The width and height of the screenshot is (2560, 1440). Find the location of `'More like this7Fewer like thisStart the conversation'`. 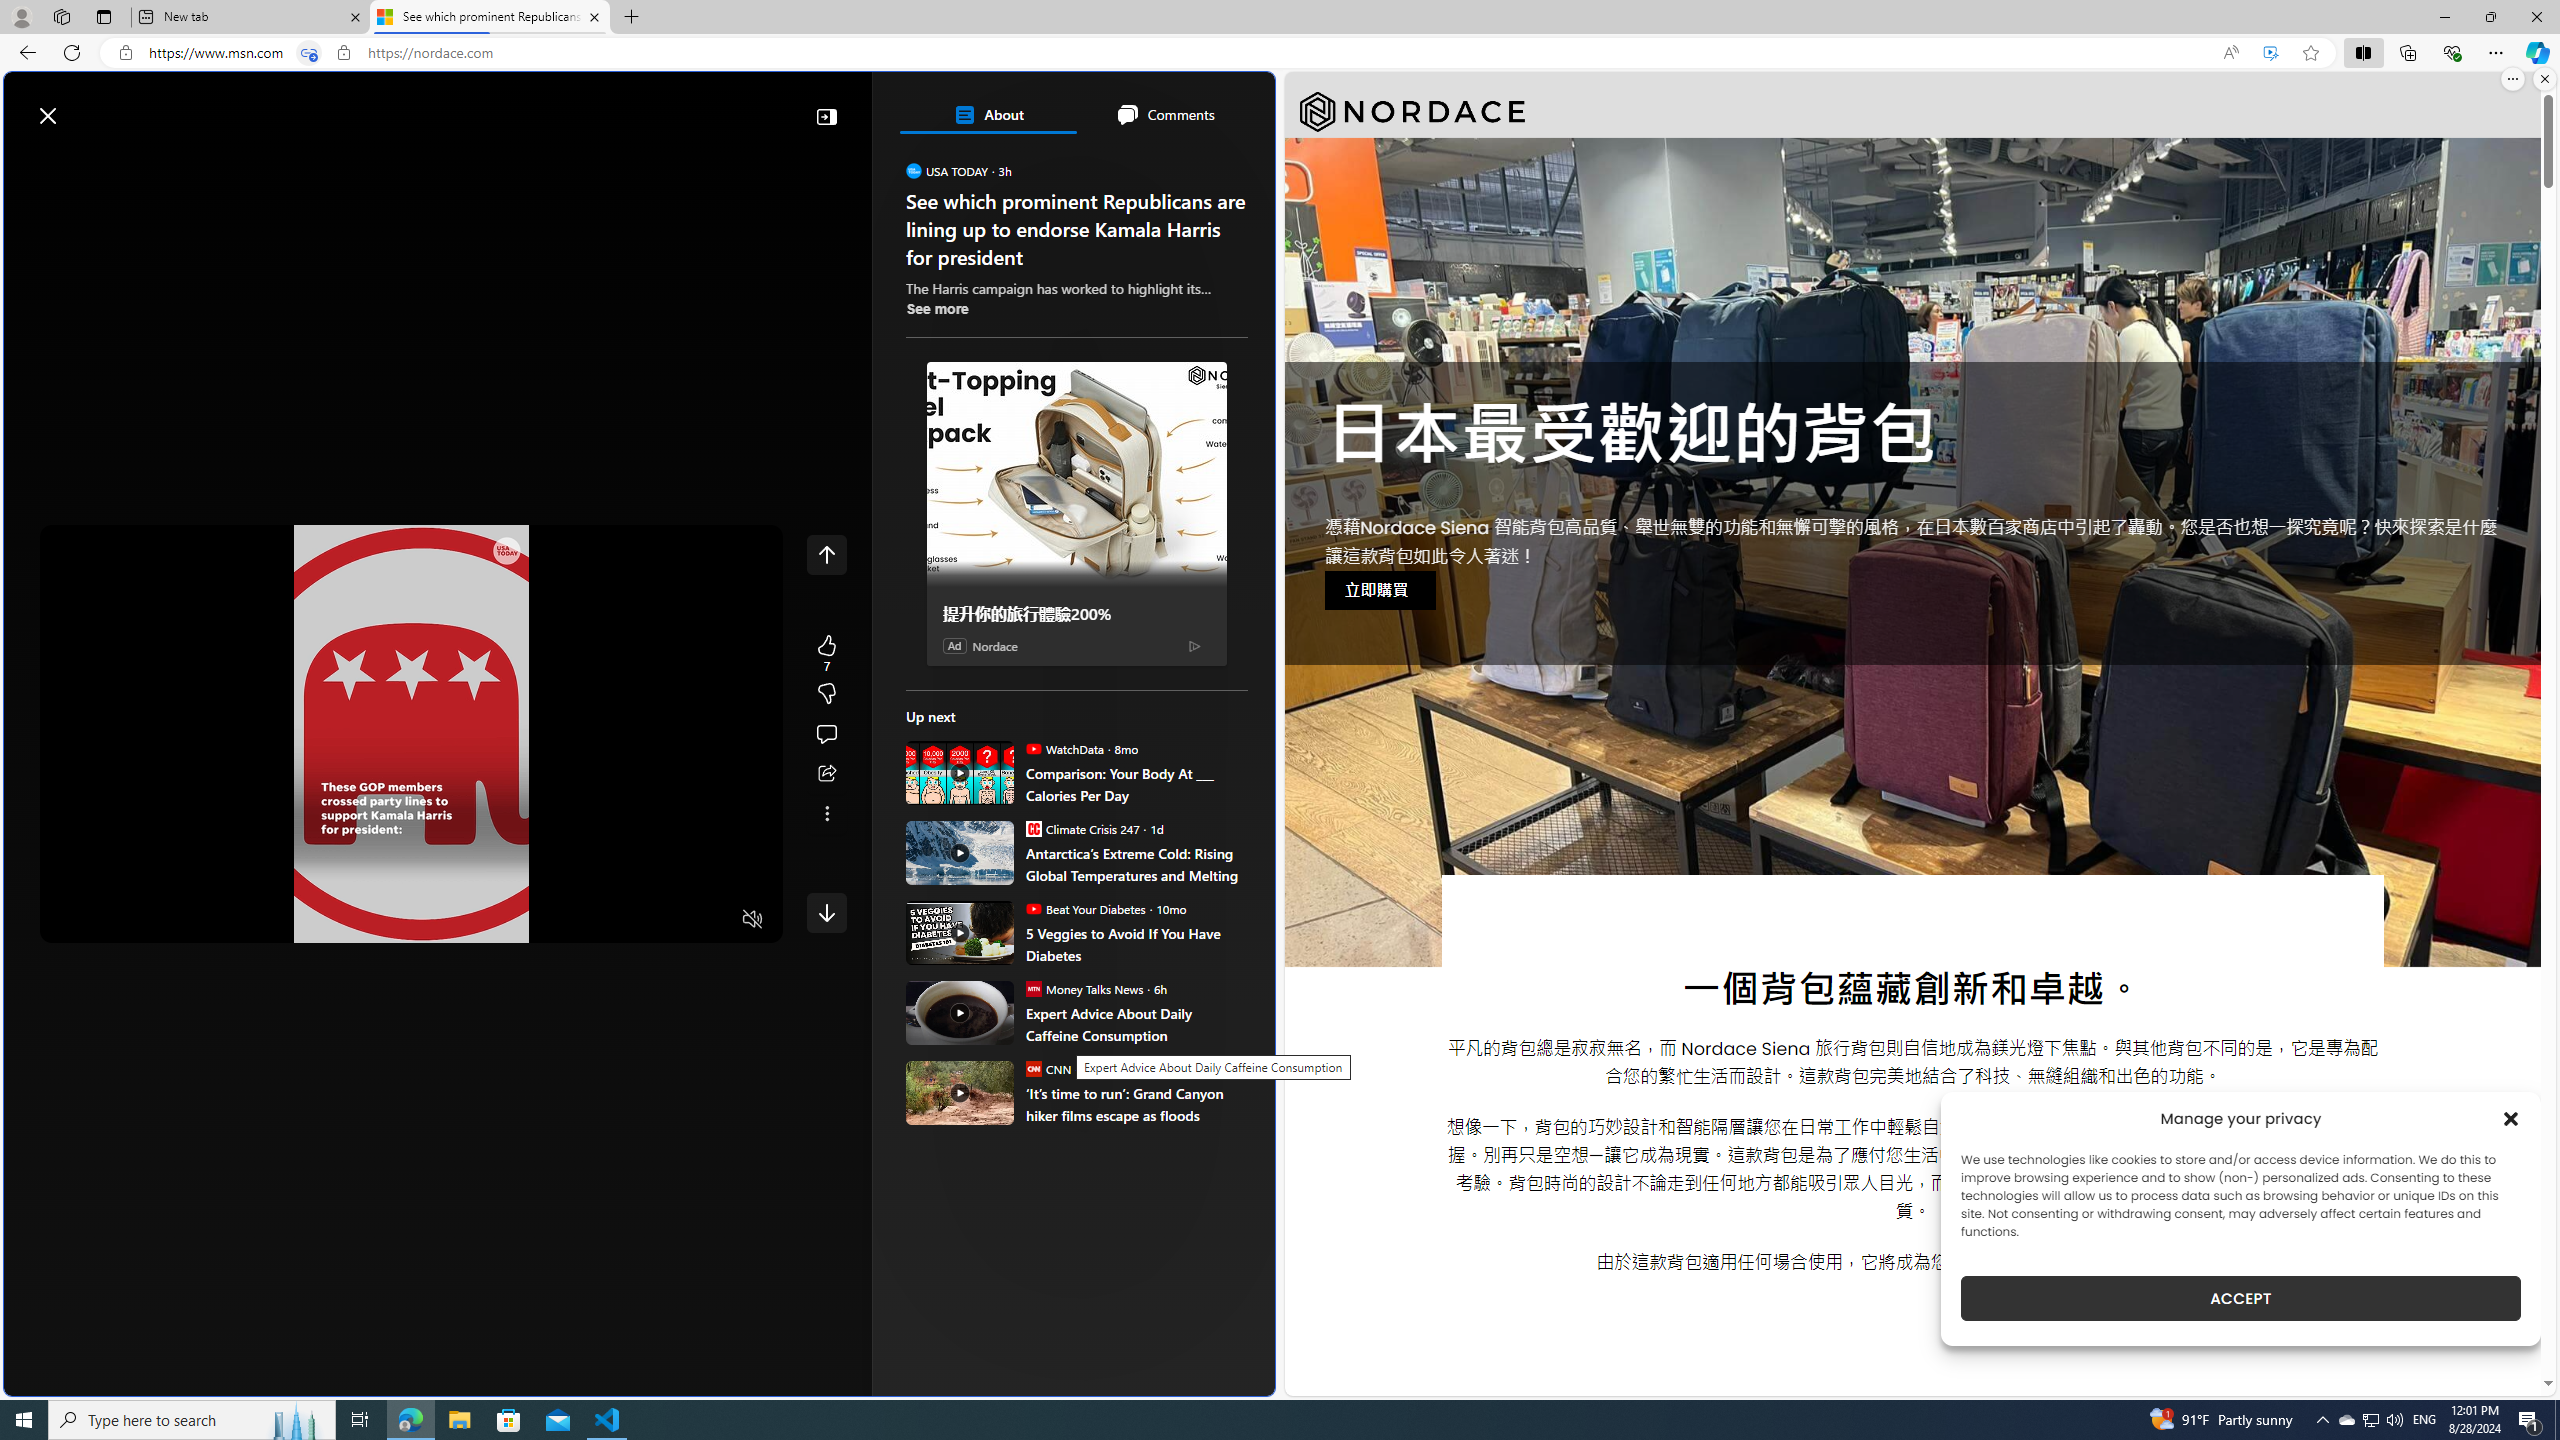

'More like this7Fewer like thisStart the conversation' is located at coordinates (826, 693).